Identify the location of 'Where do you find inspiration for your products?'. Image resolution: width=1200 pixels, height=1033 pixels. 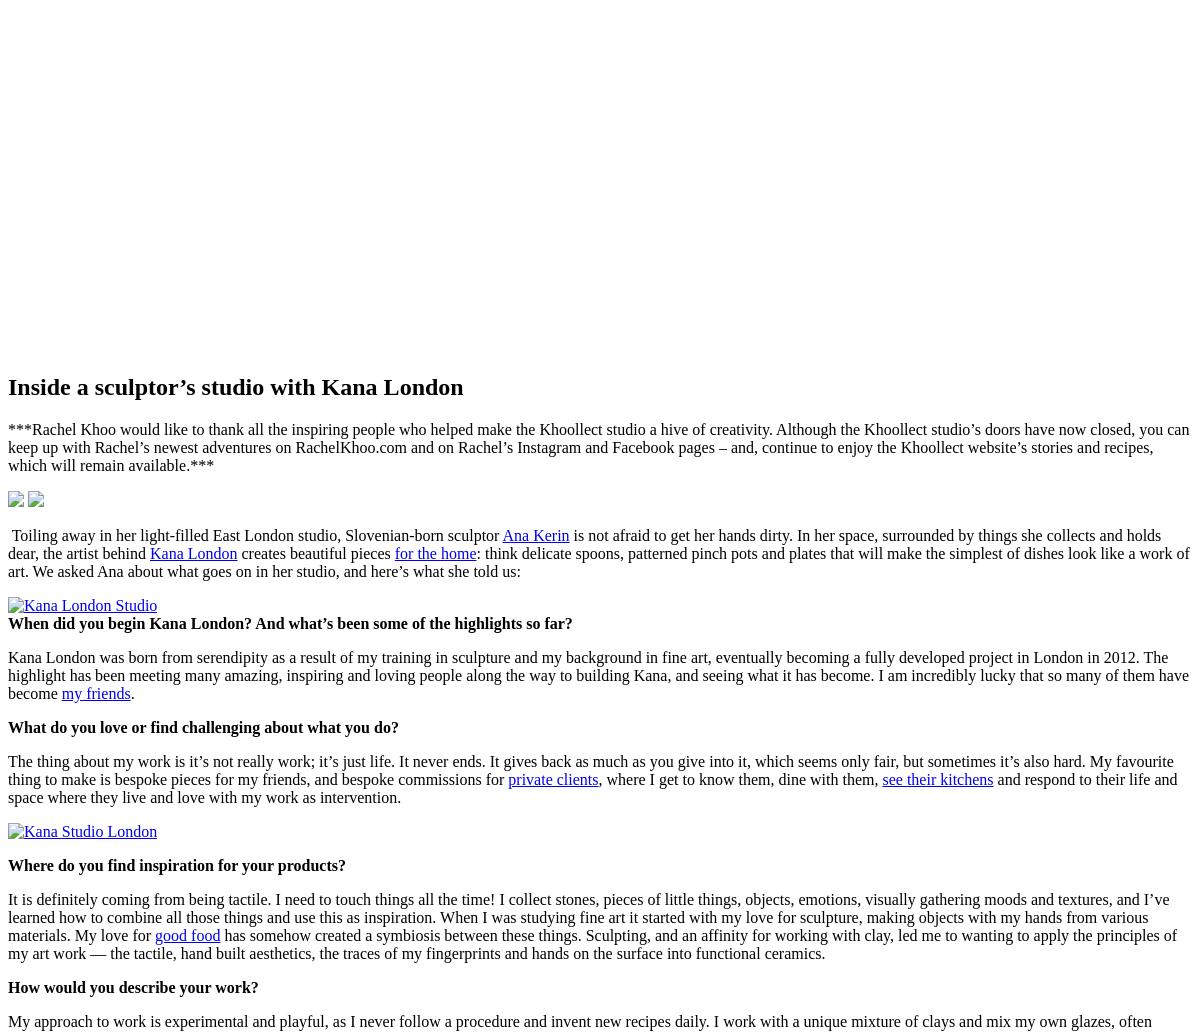
(175, 863).